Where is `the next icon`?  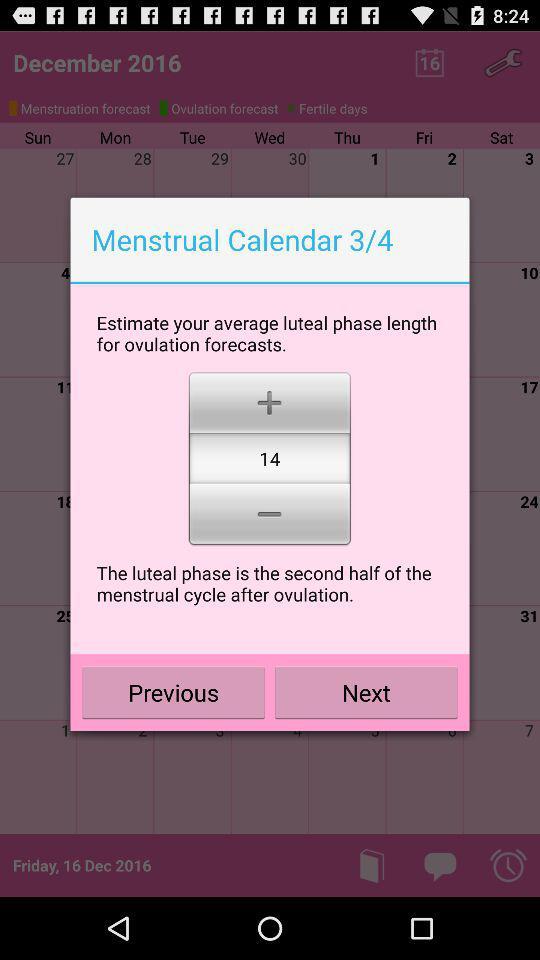 the next icon is located at coordinates (365, 692).